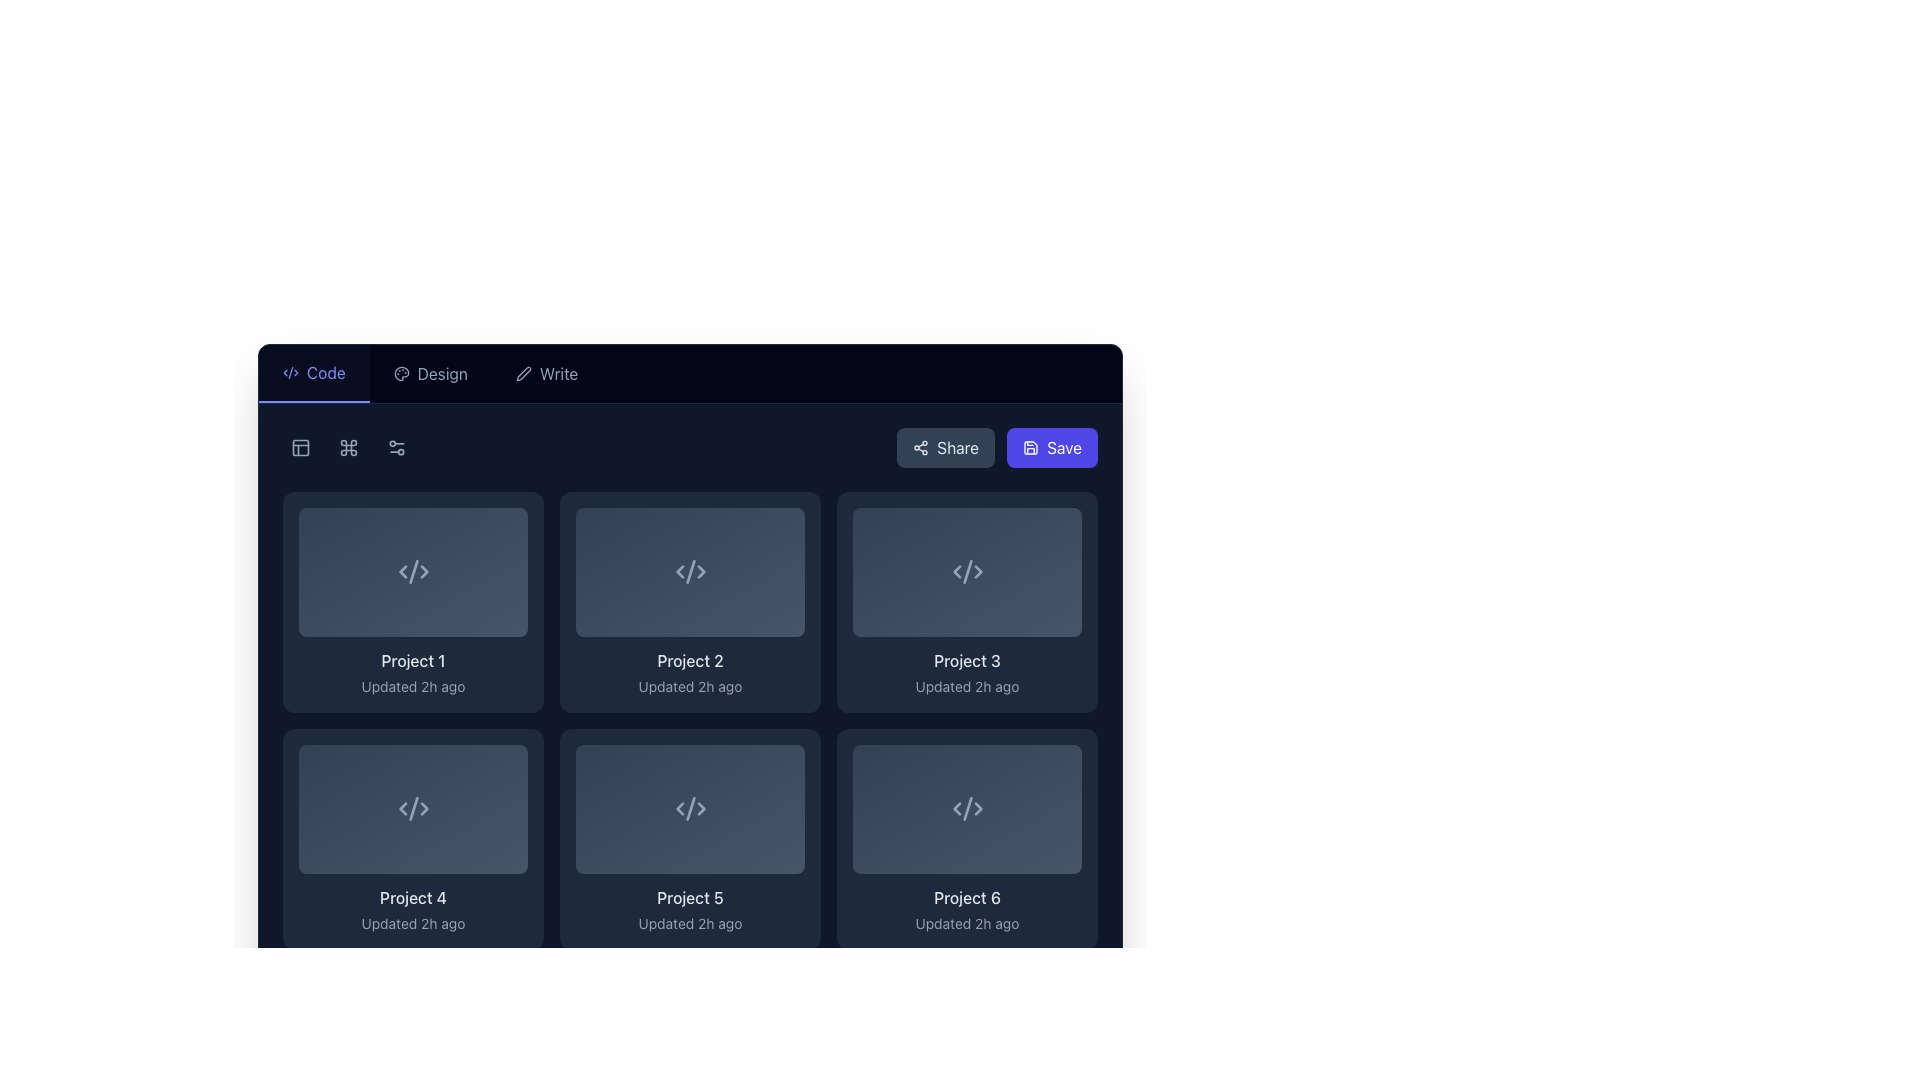 The image size is (1920, 1080). I want to click on left-pointing angular icon resembling a chevron in the SVG for 'Project 6' located in the second row, third column of the grid layout, so click(955, 808).